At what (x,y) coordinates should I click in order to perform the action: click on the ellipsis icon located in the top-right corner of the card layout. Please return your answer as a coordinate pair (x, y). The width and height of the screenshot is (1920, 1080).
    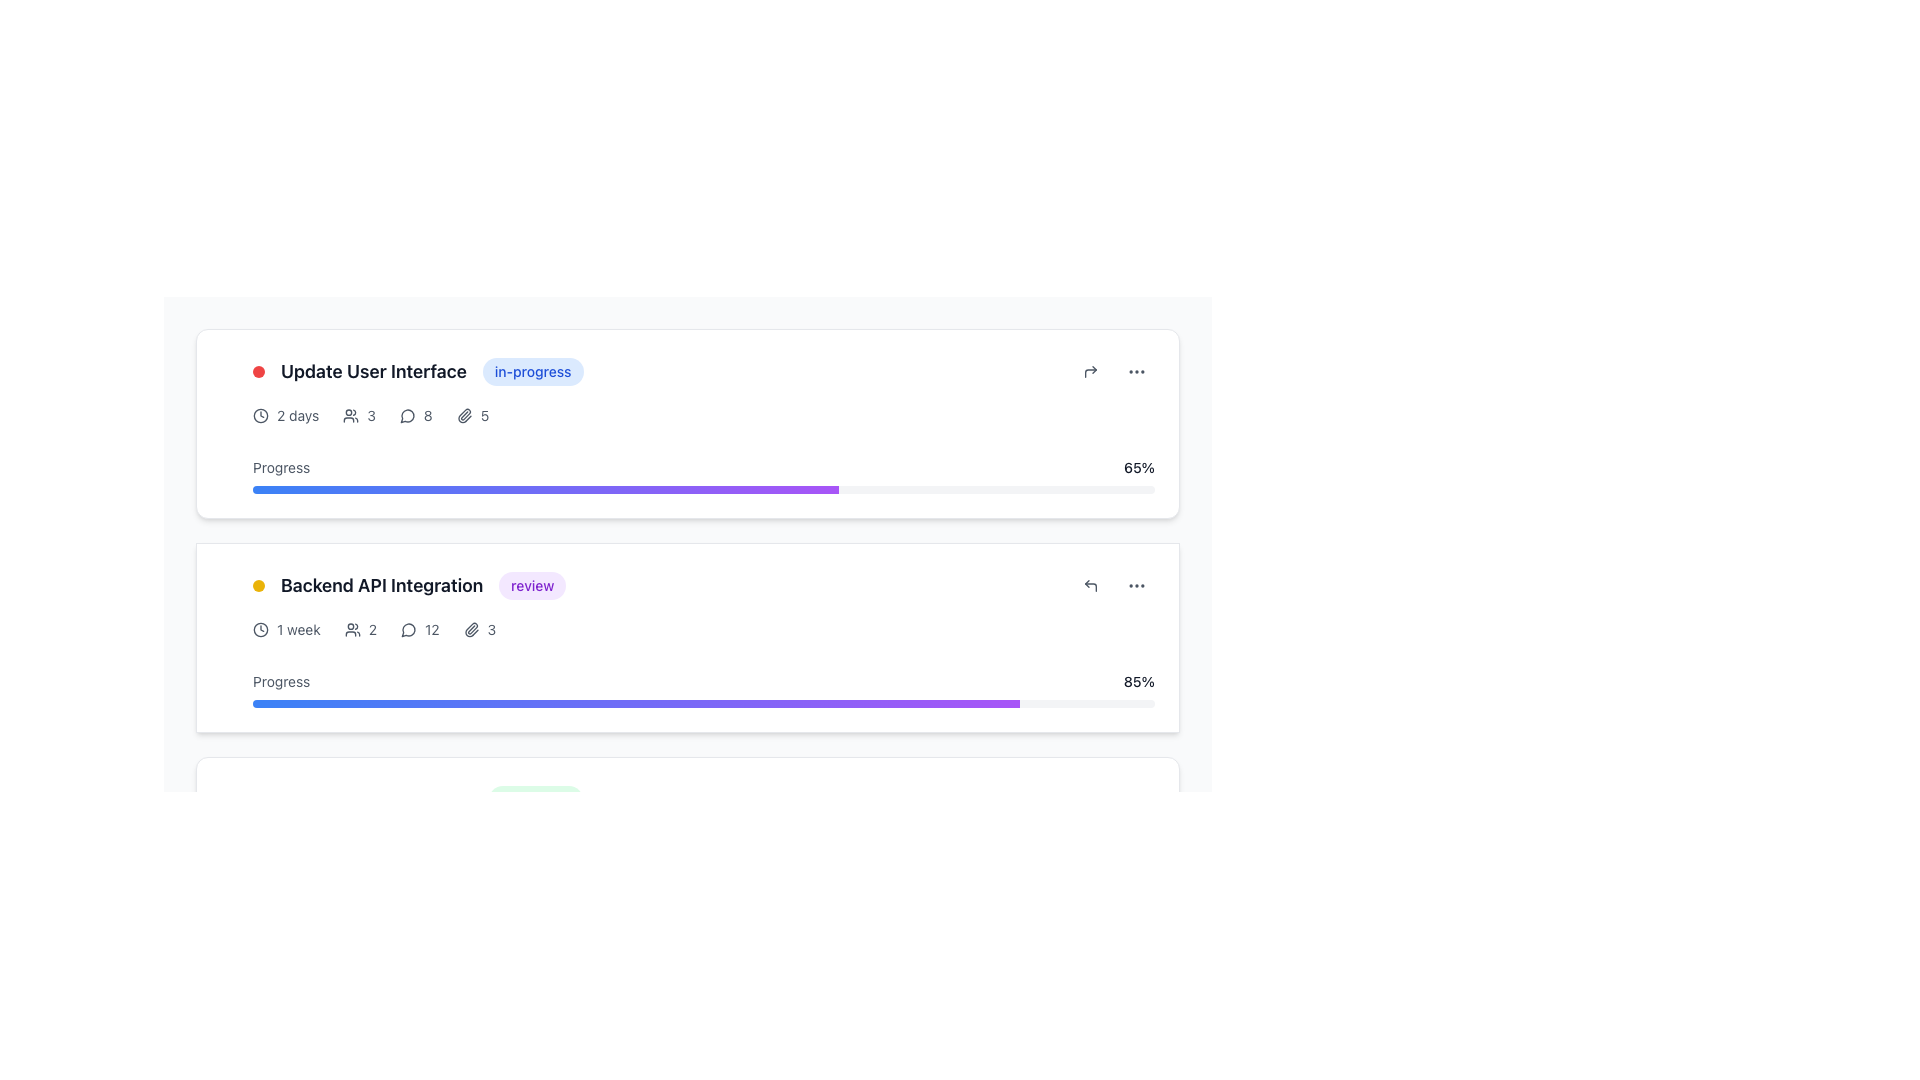
    Looking at the image, I should click on (1137, 585).